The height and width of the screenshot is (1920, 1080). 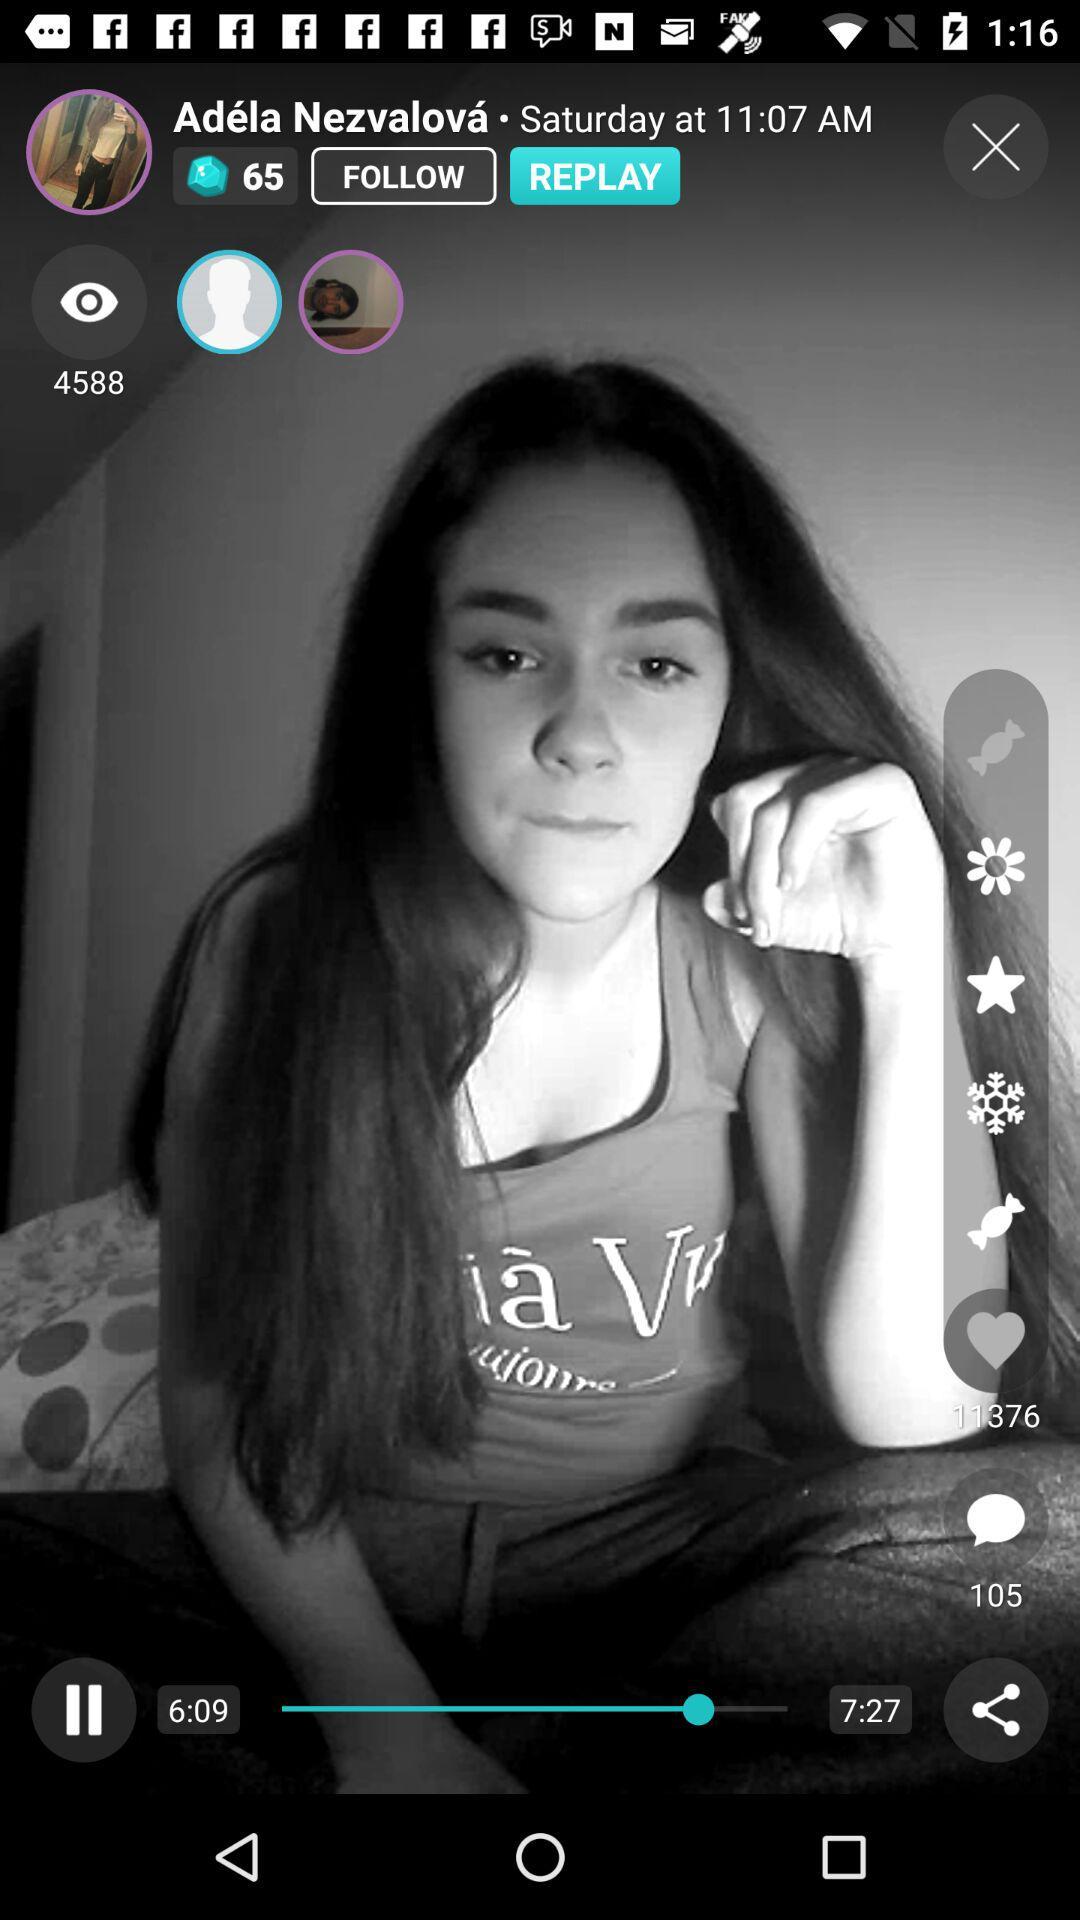 I want to click on the avatar icon, so click(x=88, y=151).